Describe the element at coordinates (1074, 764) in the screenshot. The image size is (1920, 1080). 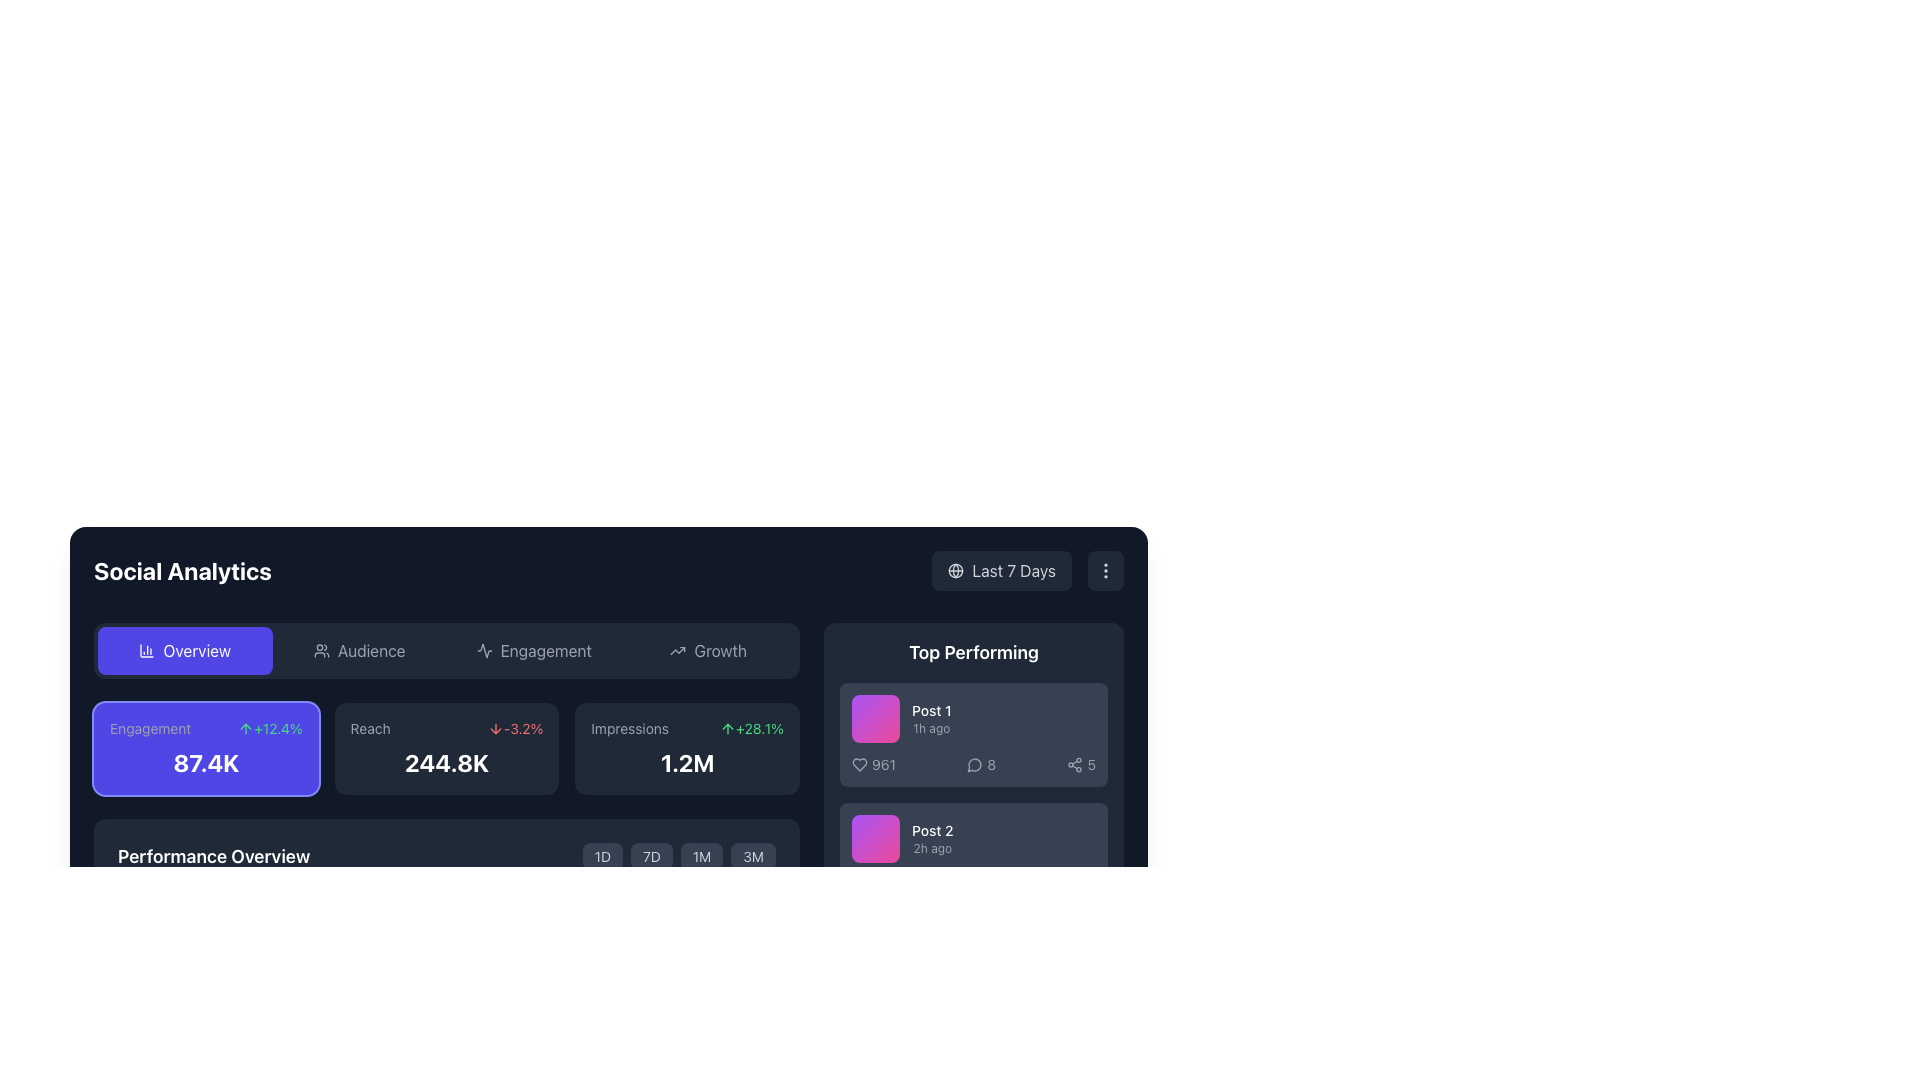
I see `the share icon located on the right edge of the 'Post 1' section in the 'Top Performing' area of the dashboard, just before the number '5'` at that location.